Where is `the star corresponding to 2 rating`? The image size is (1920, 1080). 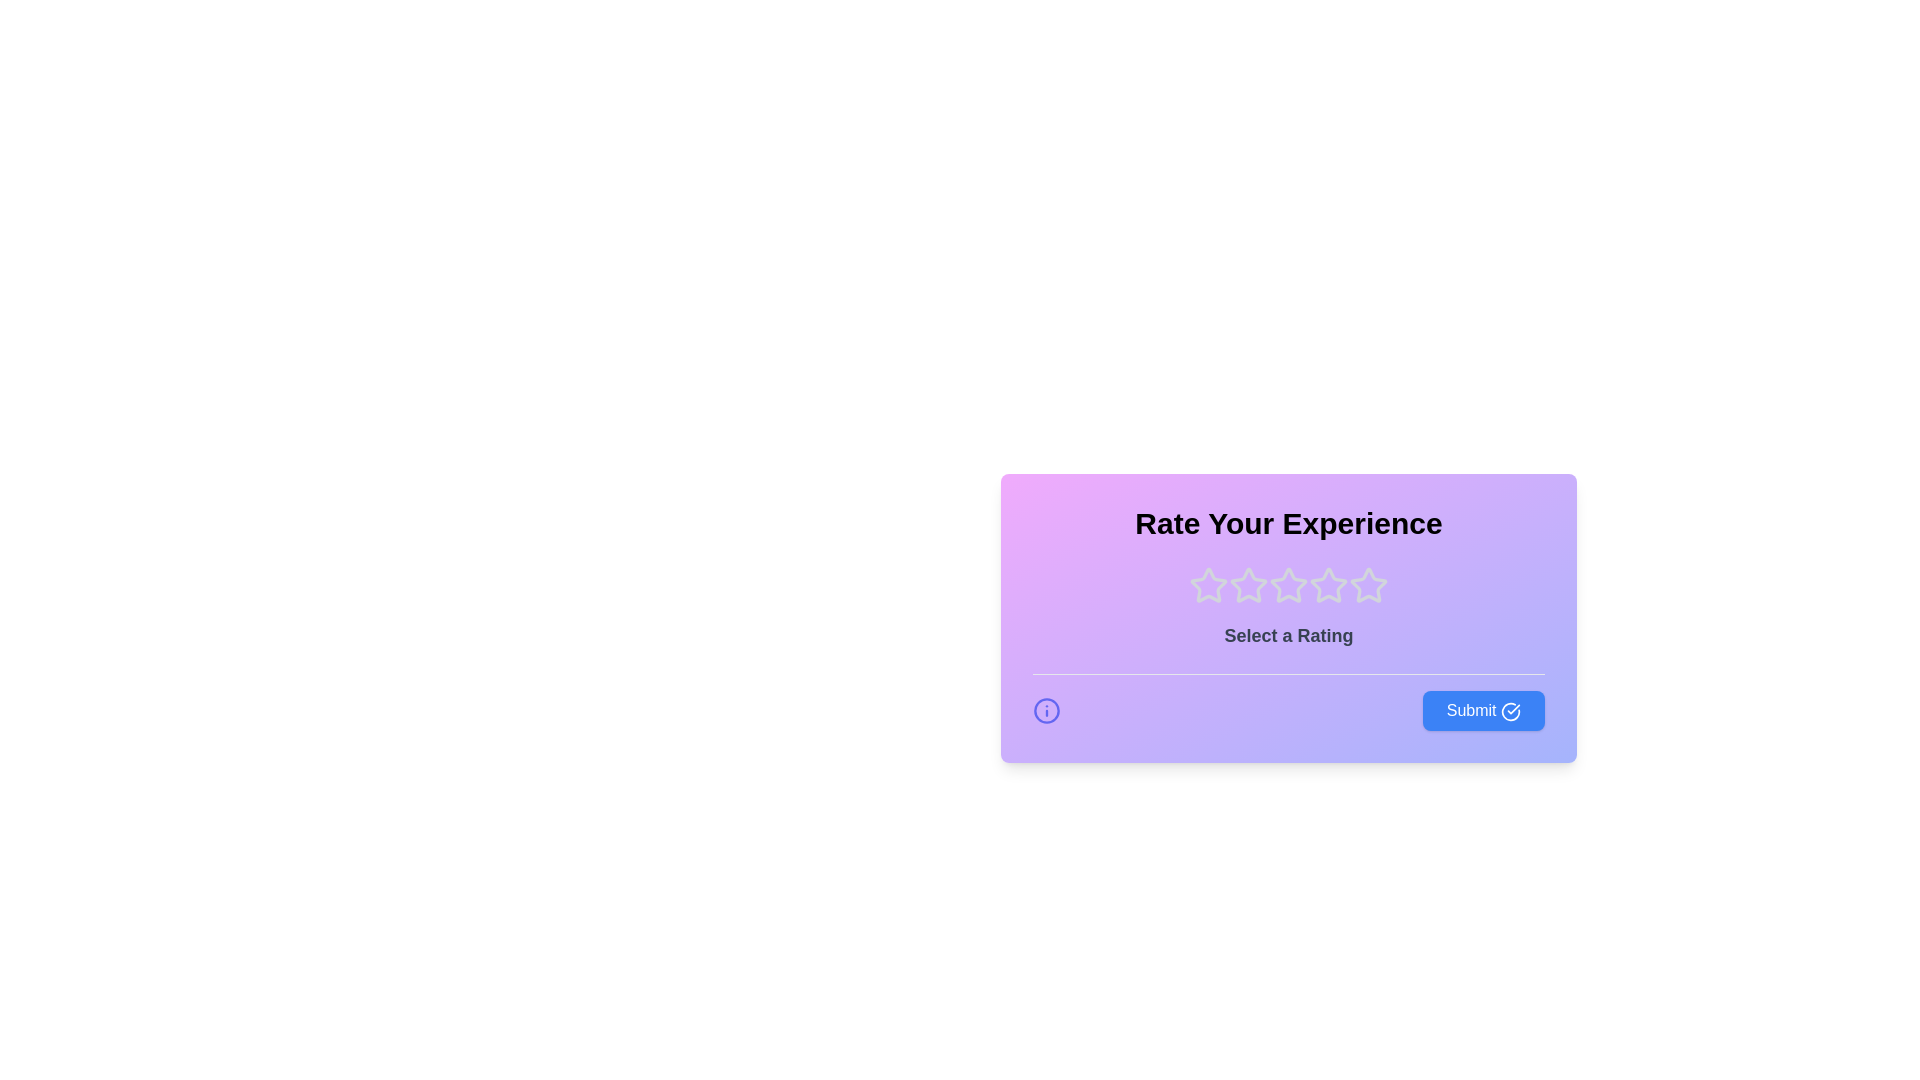
the star corresponding to 2 rating is located at coordinates (1247, 585).